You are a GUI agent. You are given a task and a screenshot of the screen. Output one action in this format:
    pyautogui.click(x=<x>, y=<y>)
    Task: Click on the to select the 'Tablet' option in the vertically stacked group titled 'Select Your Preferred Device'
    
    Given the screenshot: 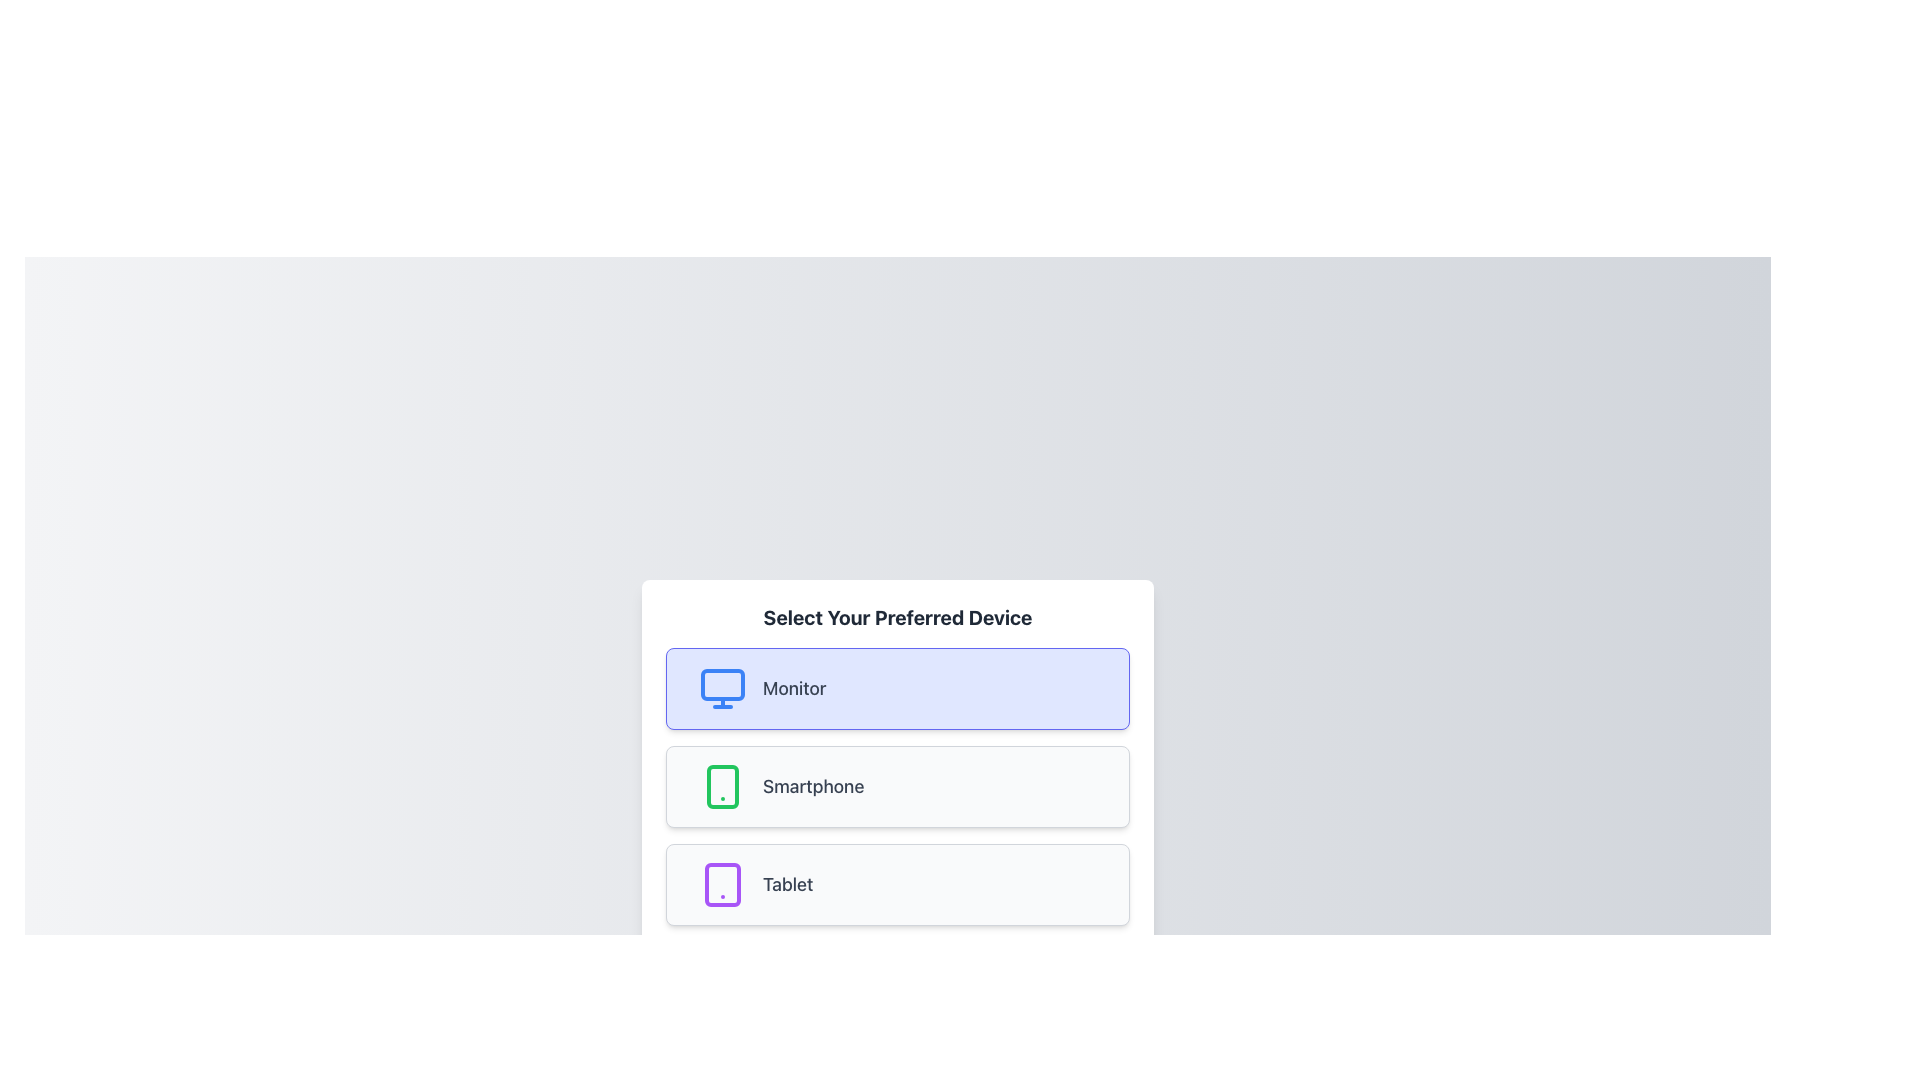 What is the action you would take?
    pyautogui.click(x=896, y=883)
    